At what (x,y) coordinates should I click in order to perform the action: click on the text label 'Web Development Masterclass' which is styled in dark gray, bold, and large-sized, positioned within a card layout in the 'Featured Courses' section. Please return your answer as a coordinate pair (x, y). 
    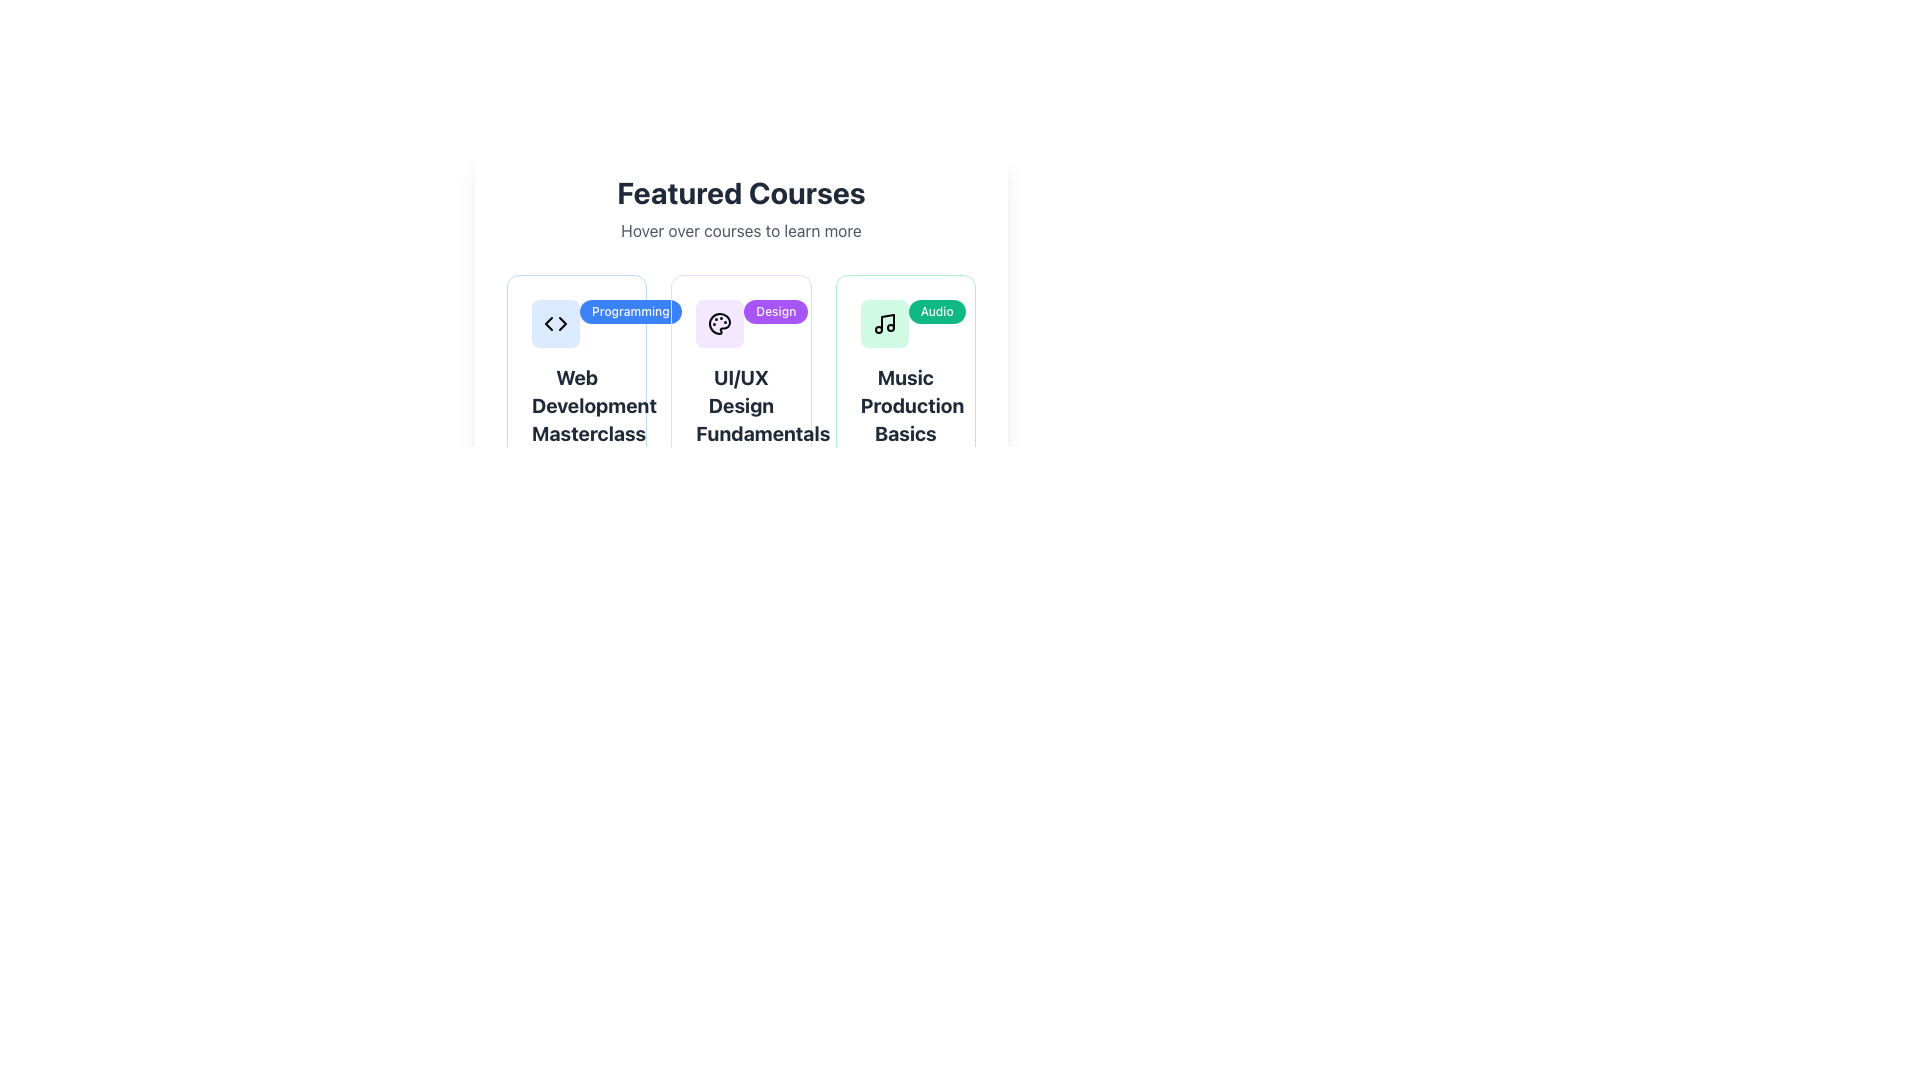
    Looking at the image, I should click on (576, 405).